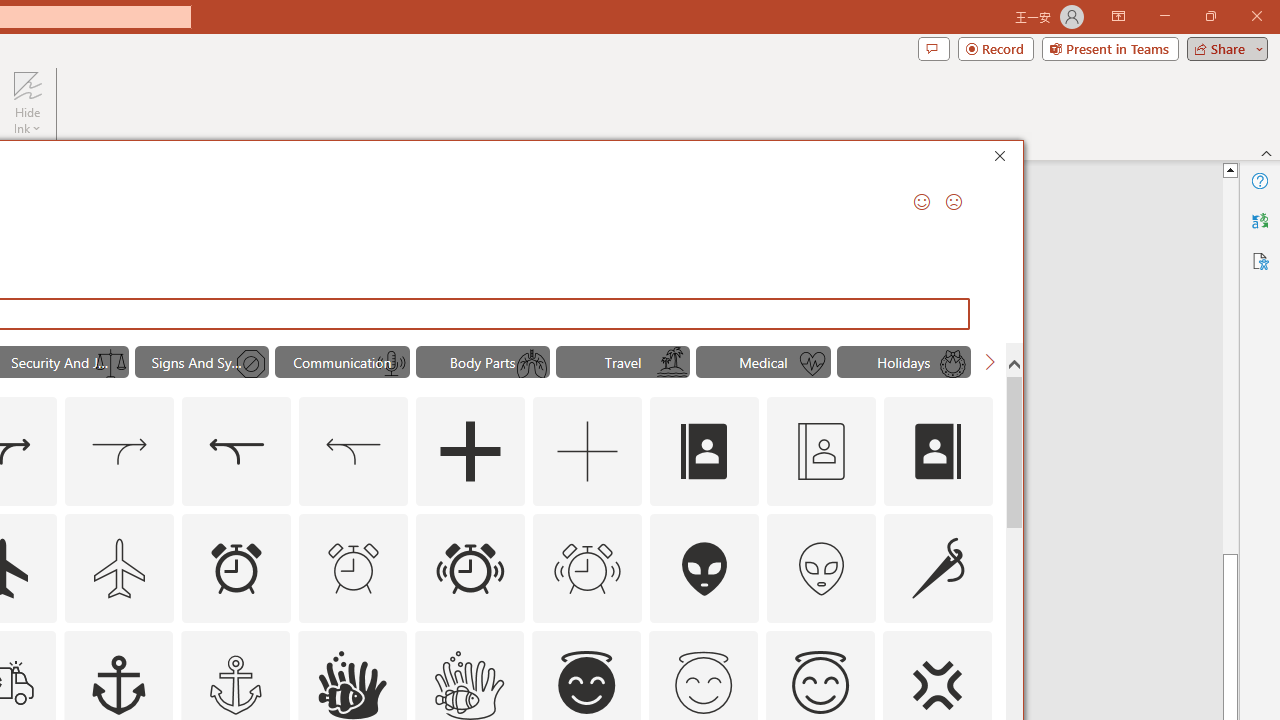 This screenshot has height=720, width=1280. I want to click on 'AutomationID: Icons_AlterationsTailoring', so click(937, 568).